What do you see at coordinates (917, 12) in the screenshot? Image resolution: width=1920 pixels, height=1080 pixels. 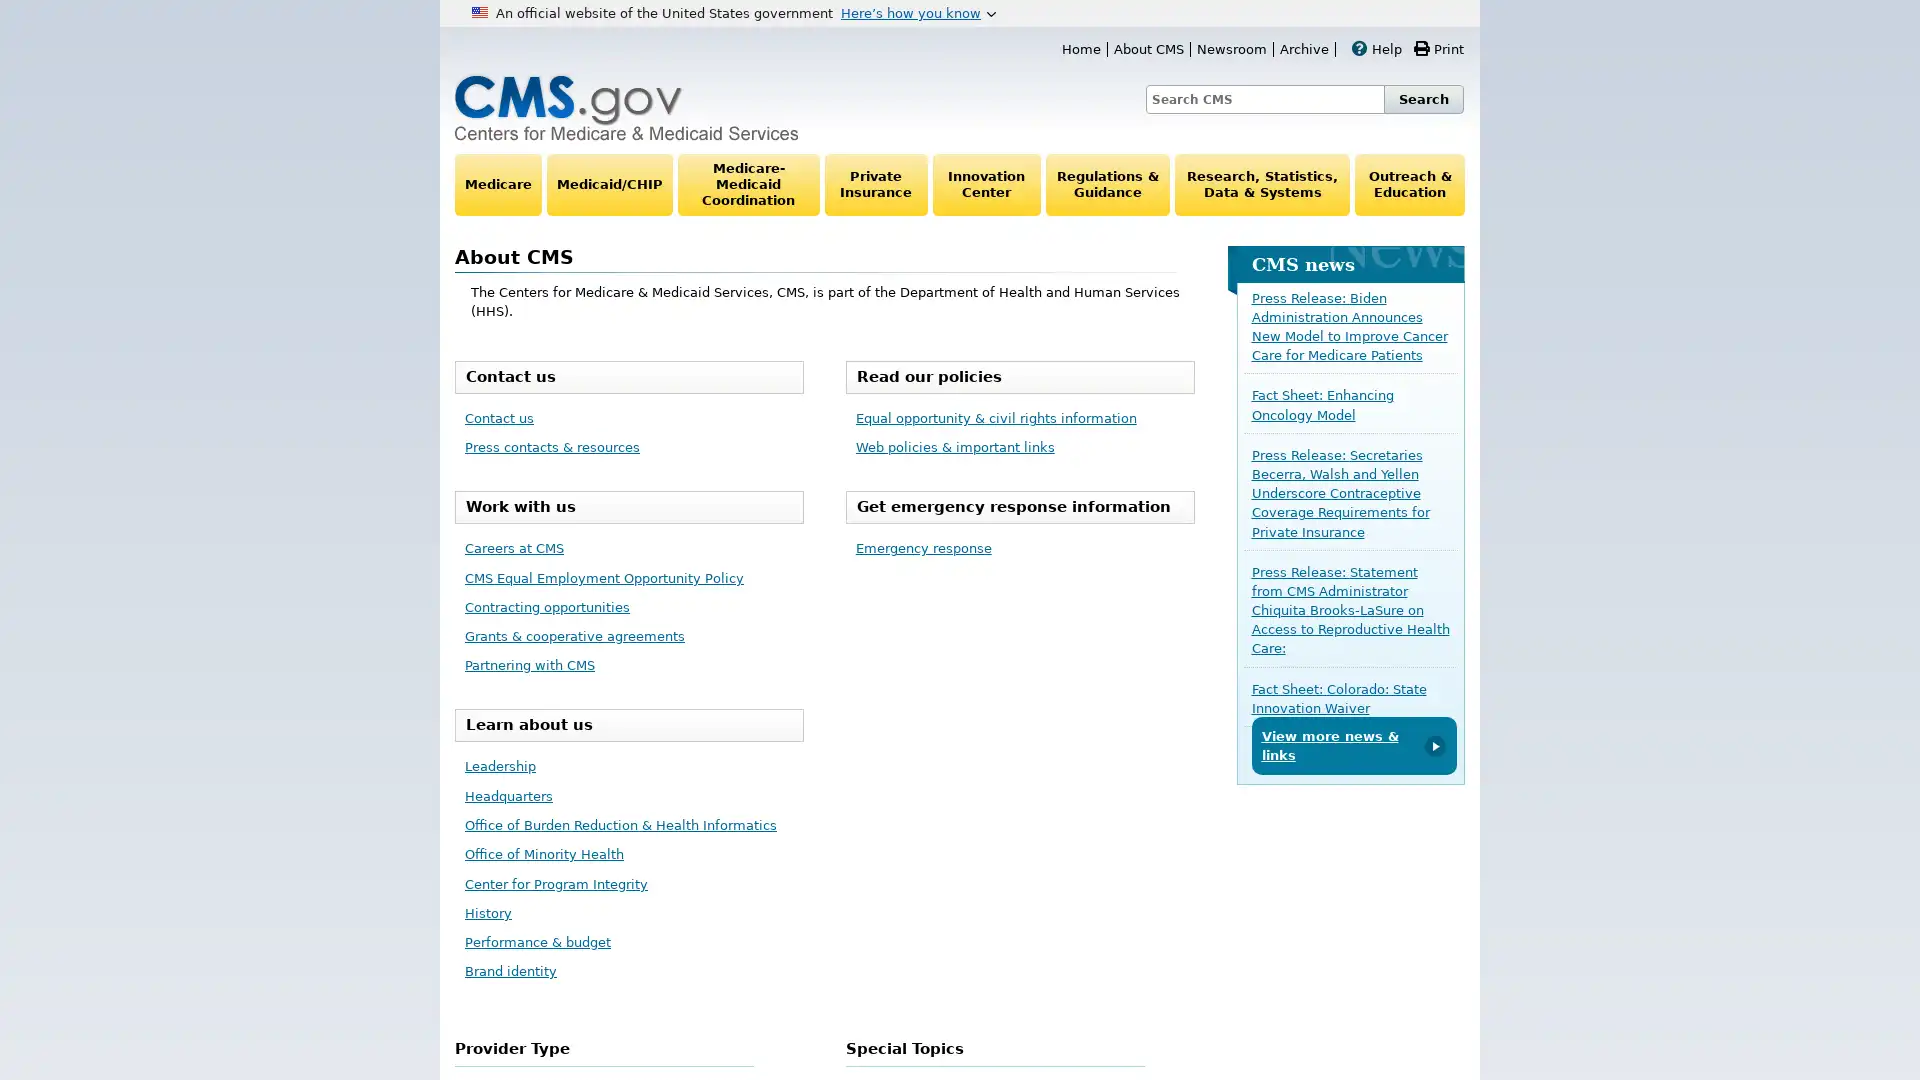 I see `Heres how you know` at bounding box center [917, 12].